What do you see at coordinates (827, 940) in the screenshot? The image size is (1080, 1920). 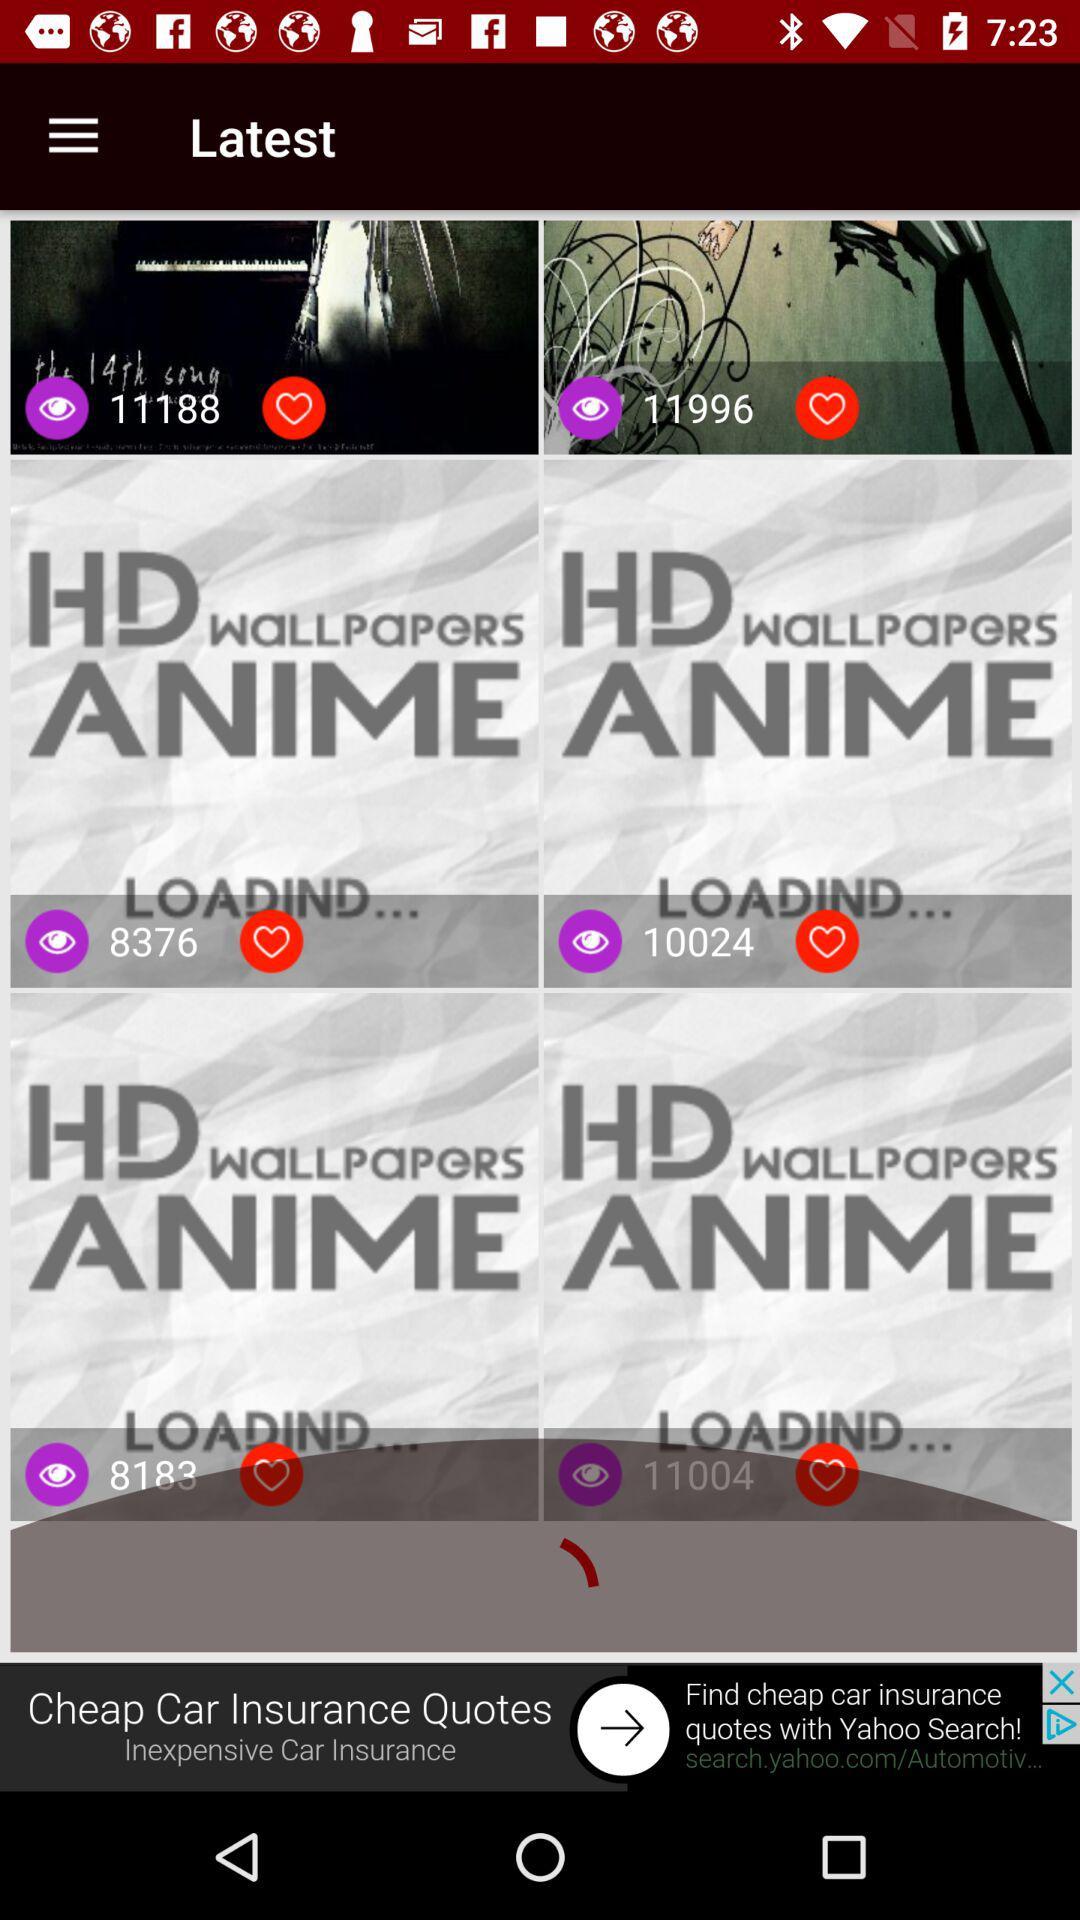 I see `selection to favorites` at bounding box center [827, 940].